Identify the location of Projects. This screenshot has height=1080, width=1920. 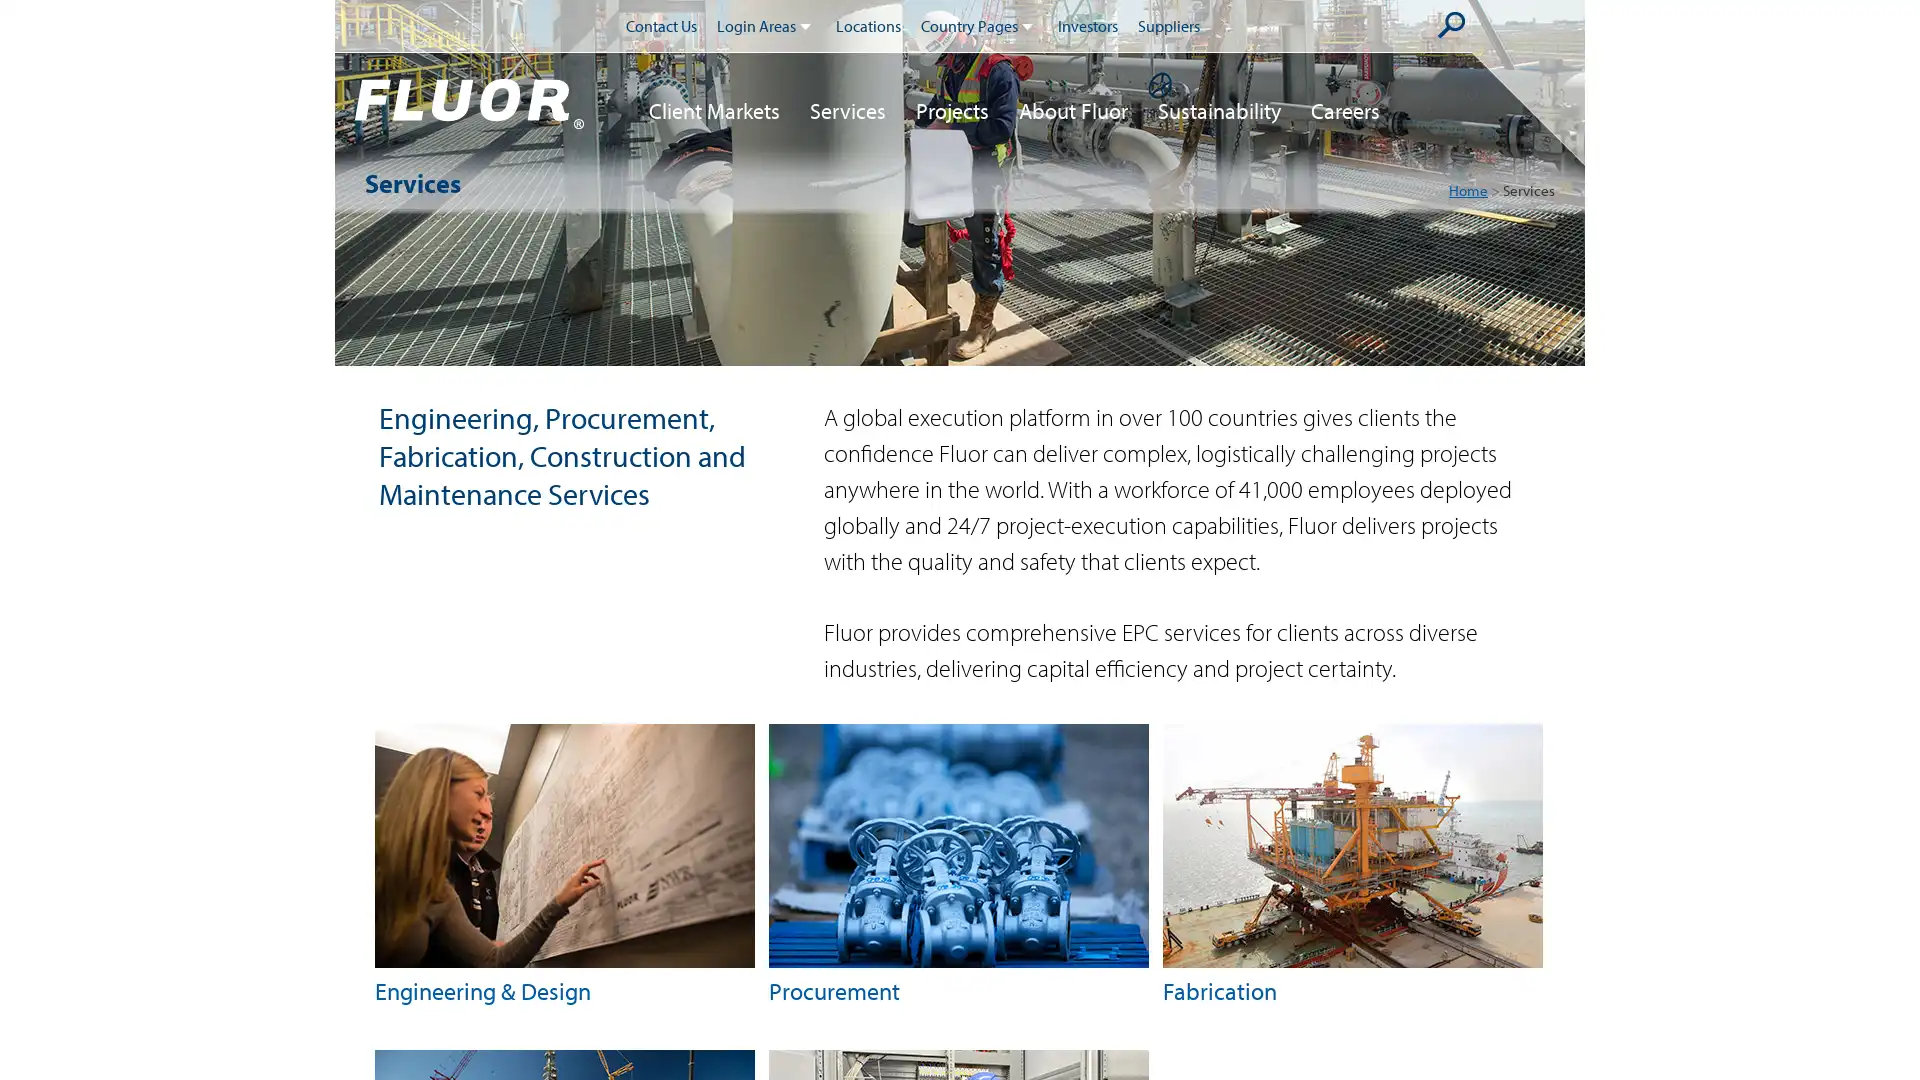
(951, 98).